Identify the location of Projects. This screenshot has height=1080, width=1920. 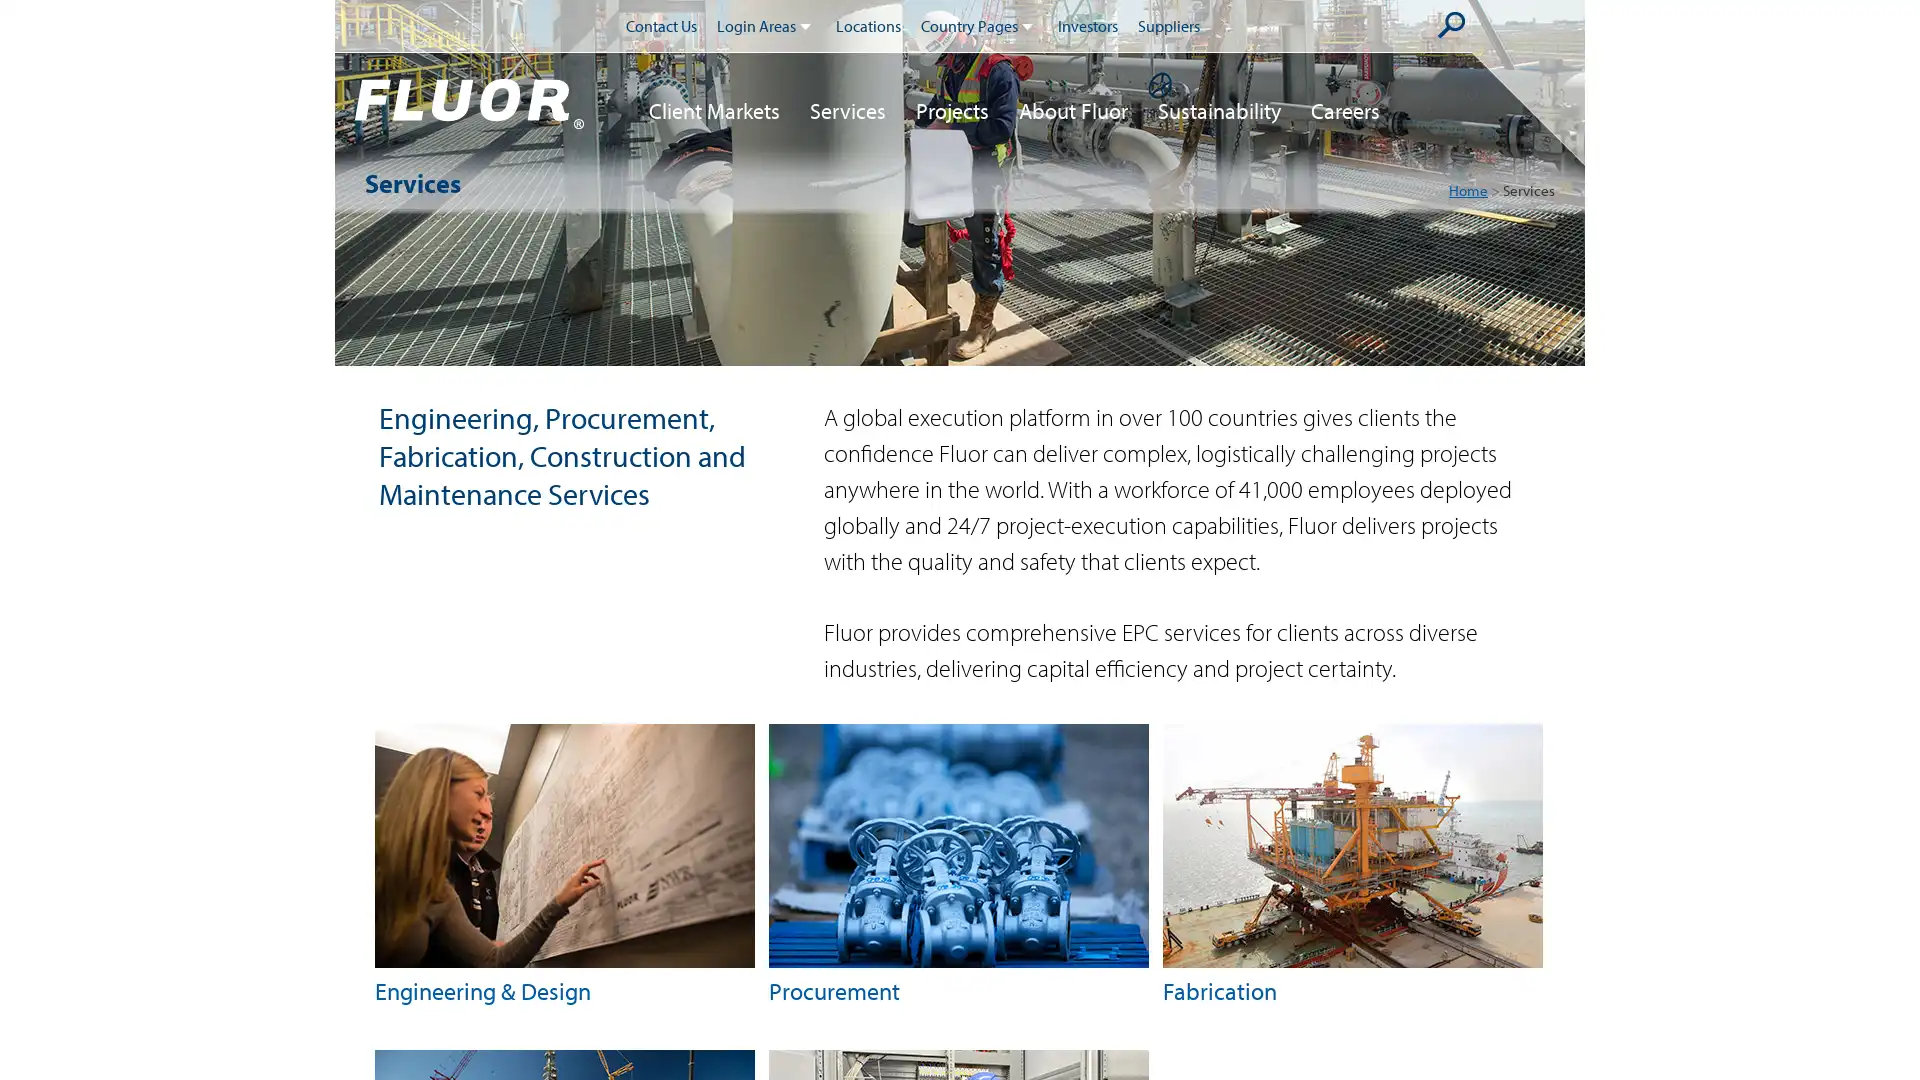
(951, 98).